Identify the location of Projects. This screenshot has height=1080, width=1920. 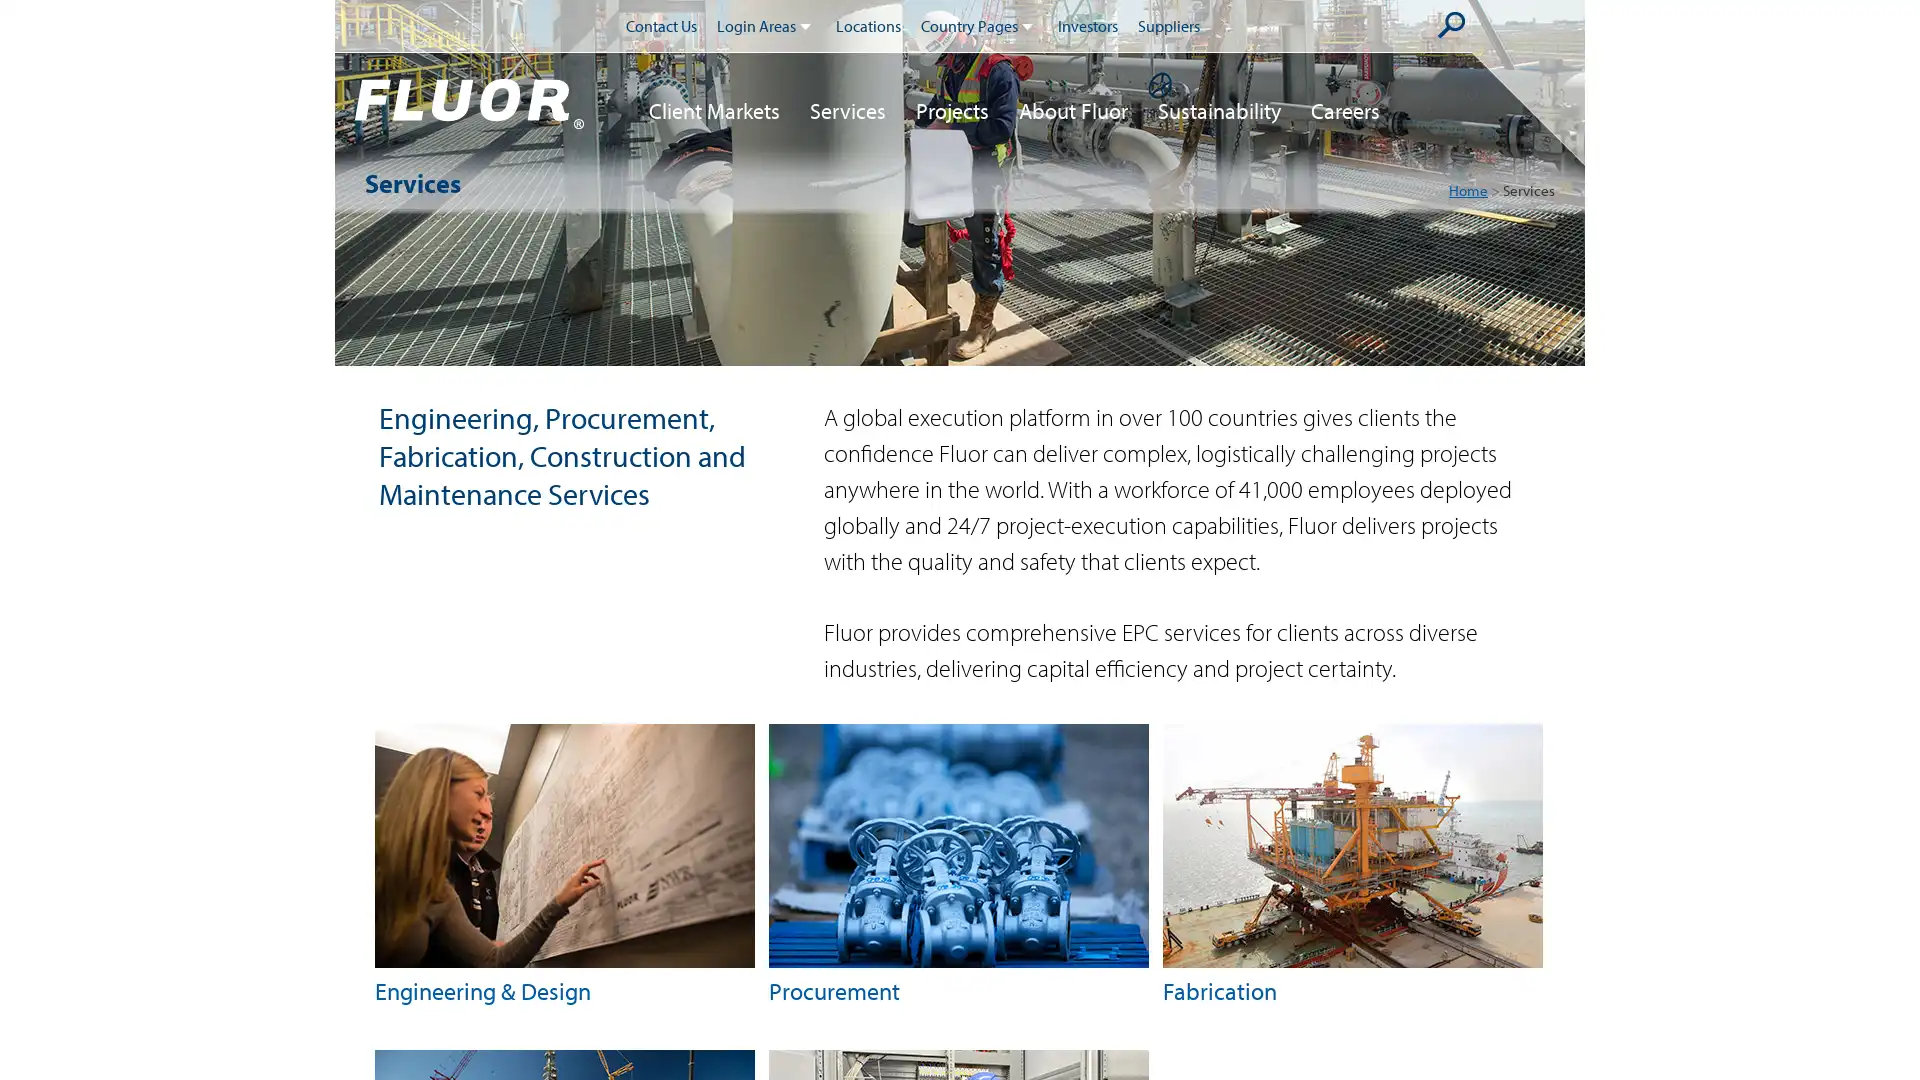
(951, 98).